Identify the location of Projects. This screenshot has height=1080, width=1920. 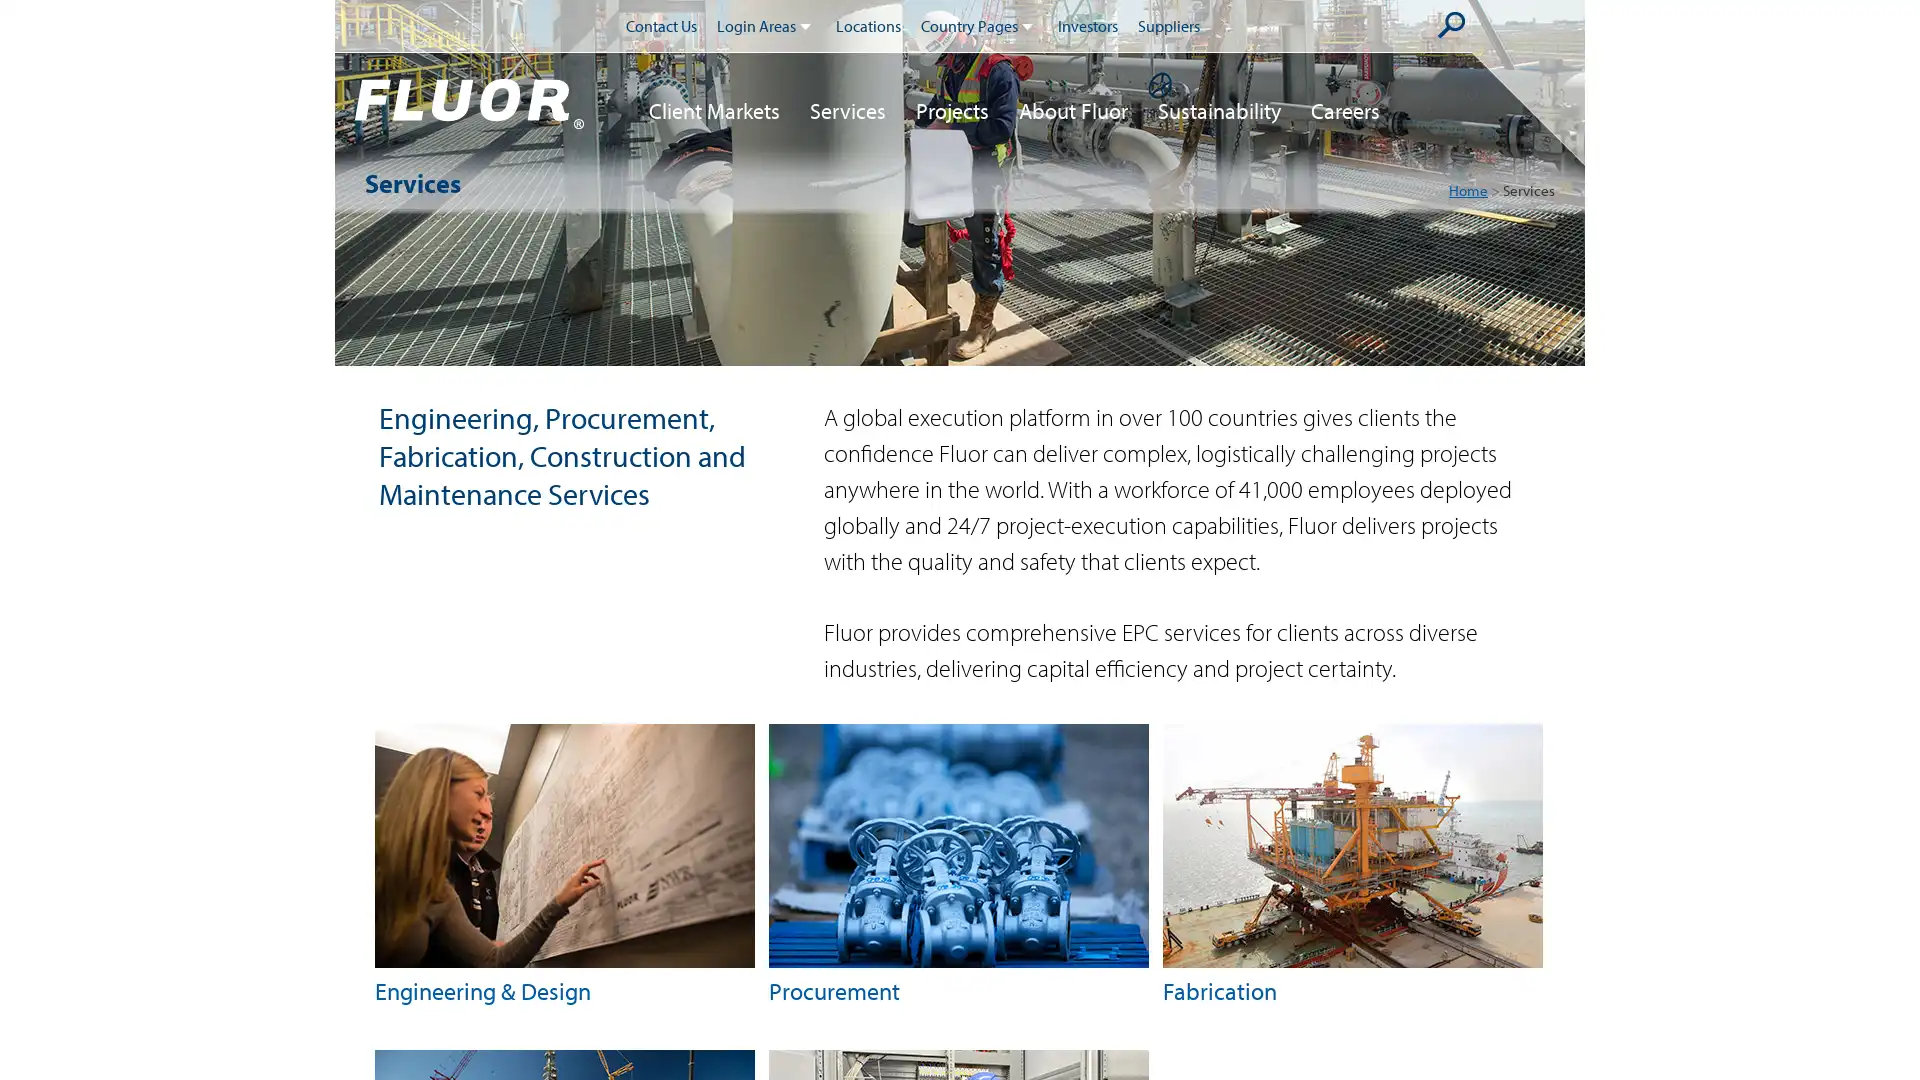
(951, 98).